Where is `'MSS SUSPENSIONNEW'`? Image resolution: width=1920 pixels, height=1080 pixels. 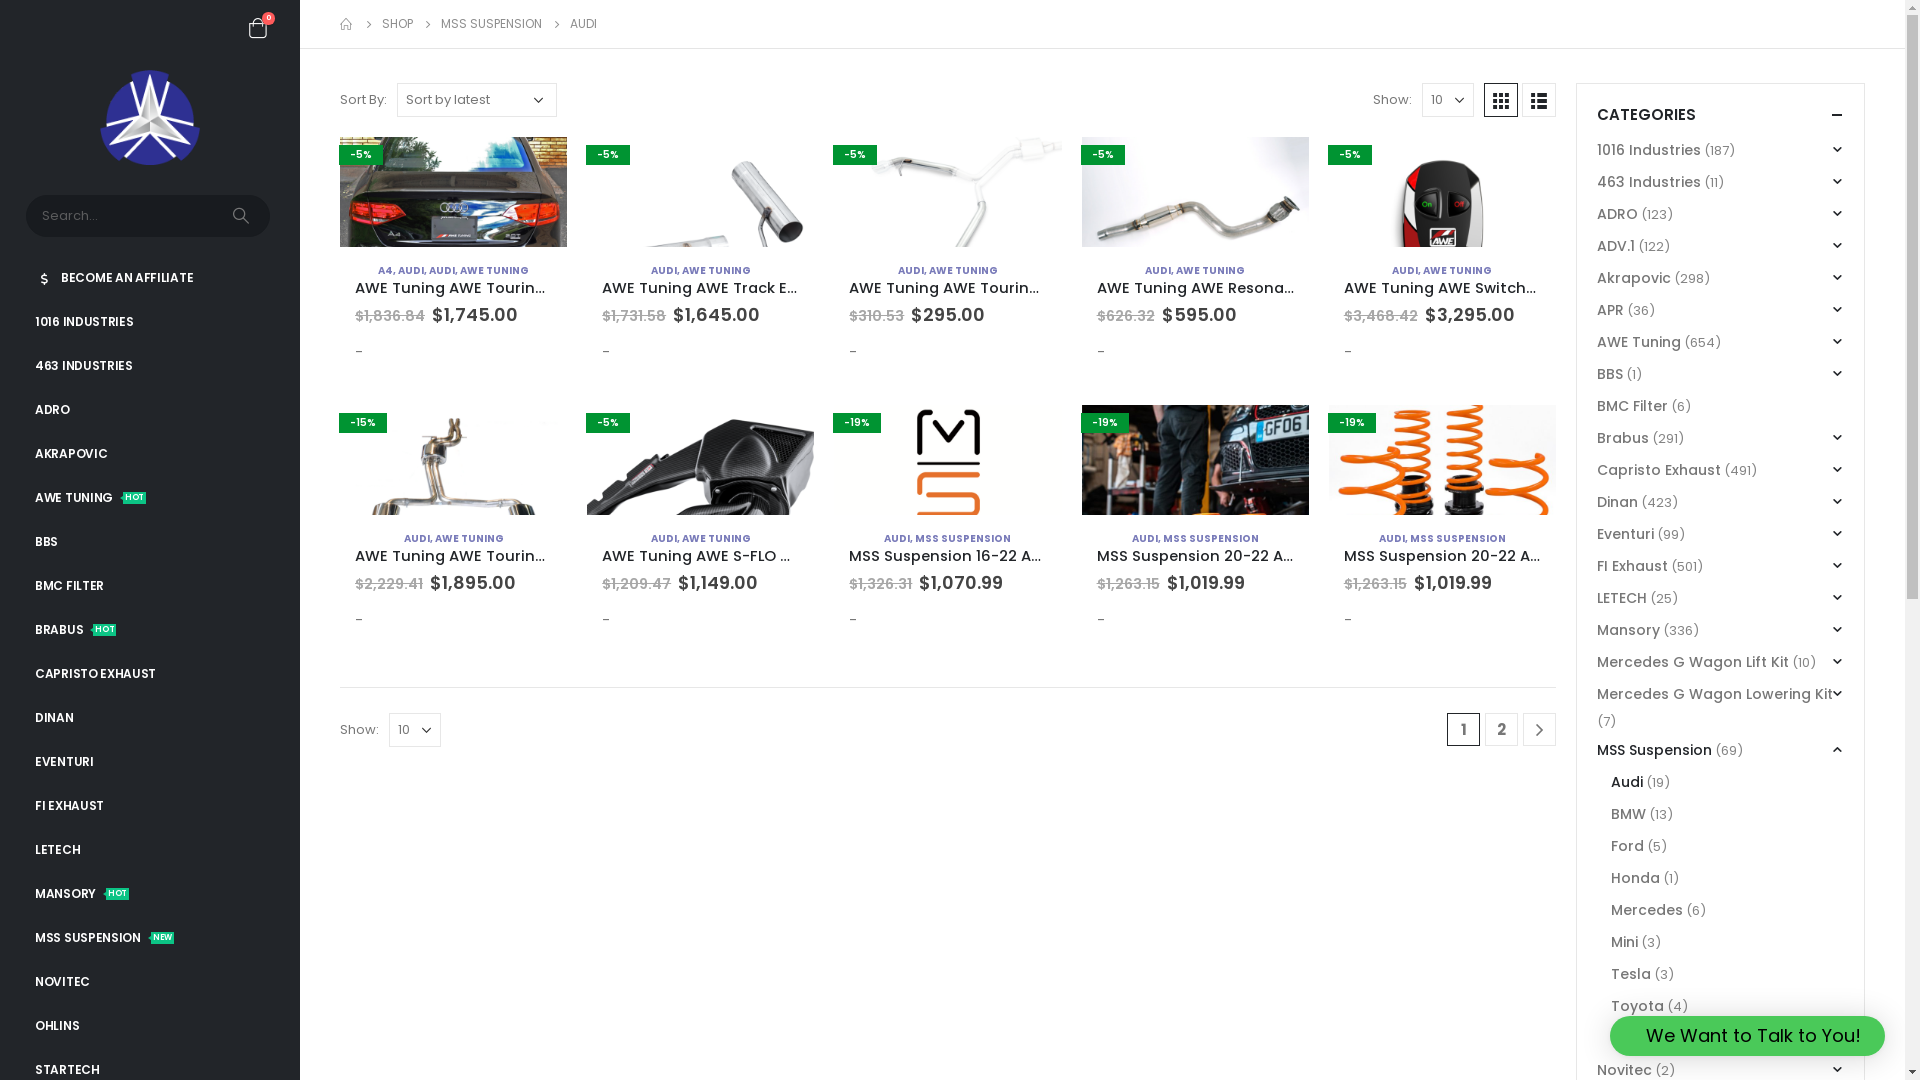
'MSS SUSPENSIONNEW' is located at coordinates (29, 938).